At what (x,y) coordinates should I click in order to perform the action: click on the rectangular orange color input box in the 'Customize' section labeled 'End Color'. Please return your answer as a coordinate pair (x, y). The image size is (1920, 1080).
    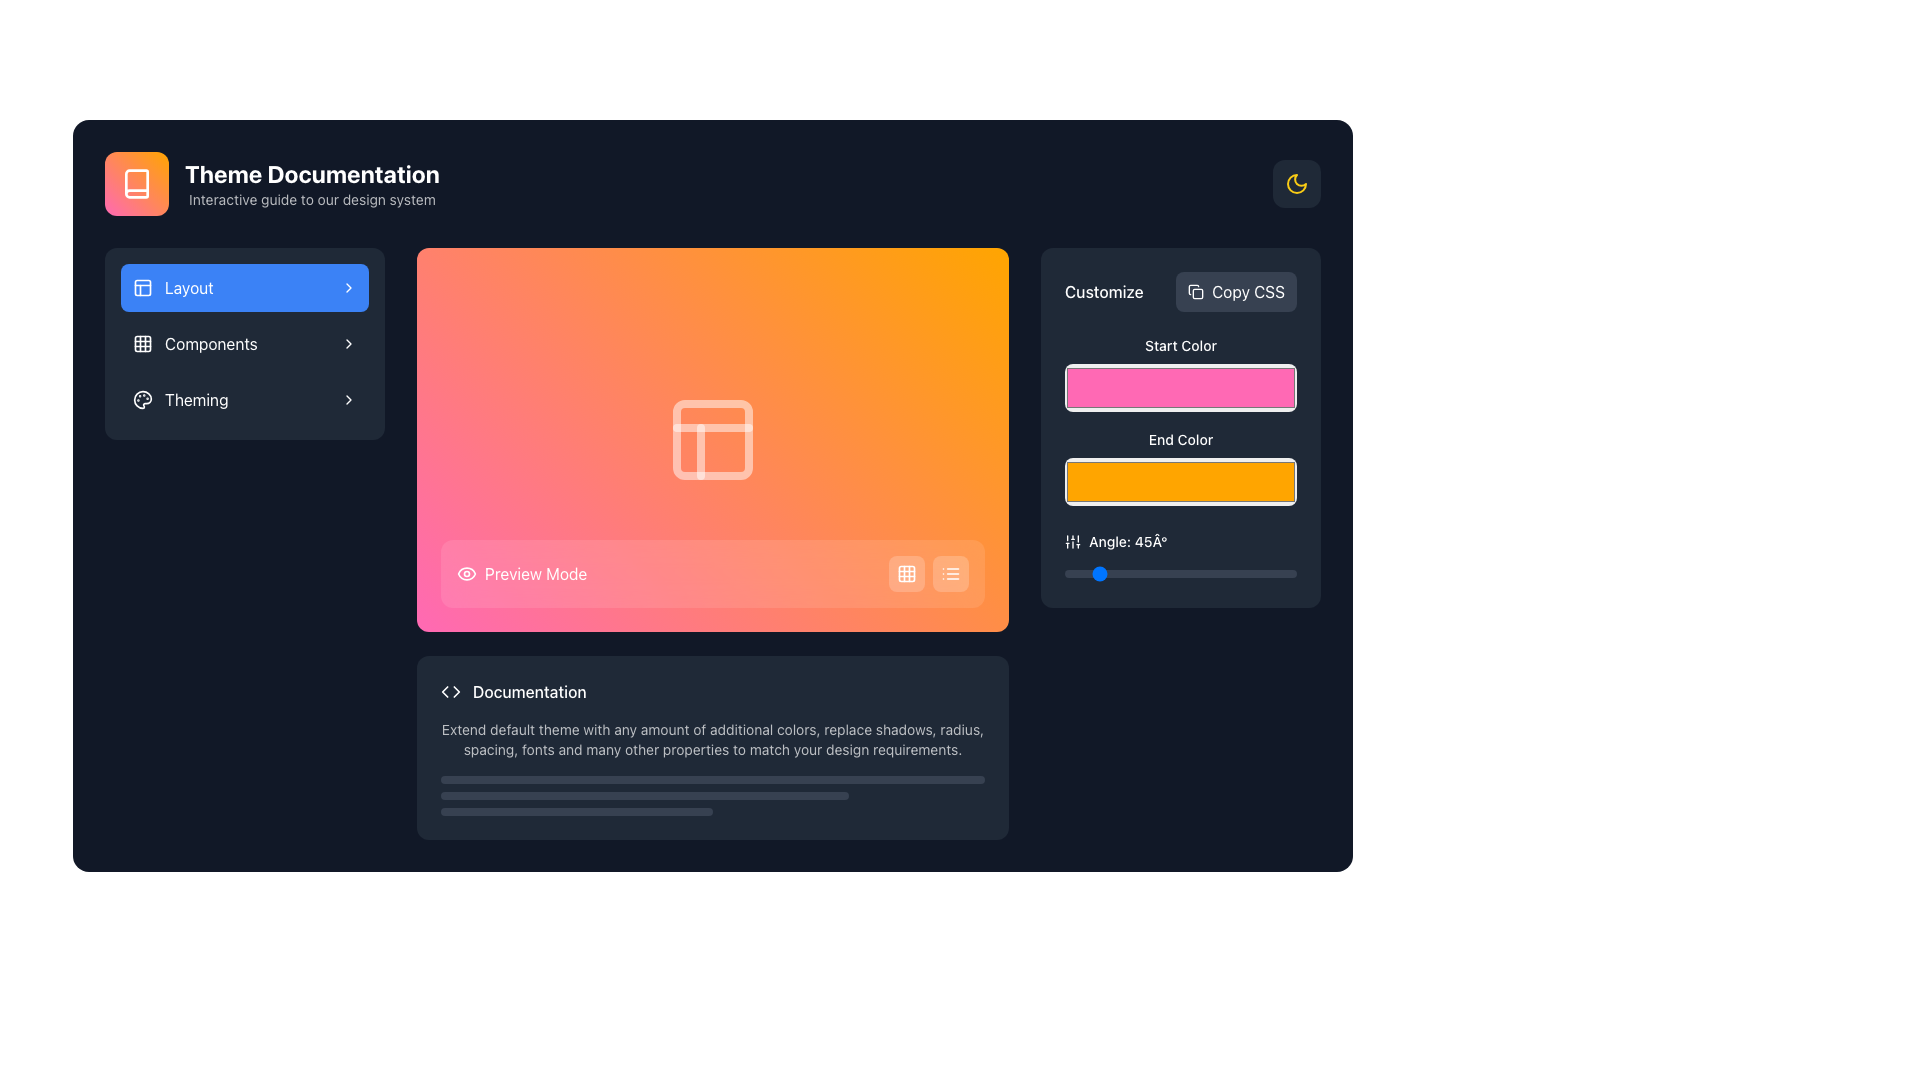
    Looking at the image, I should click on (1180, 482).